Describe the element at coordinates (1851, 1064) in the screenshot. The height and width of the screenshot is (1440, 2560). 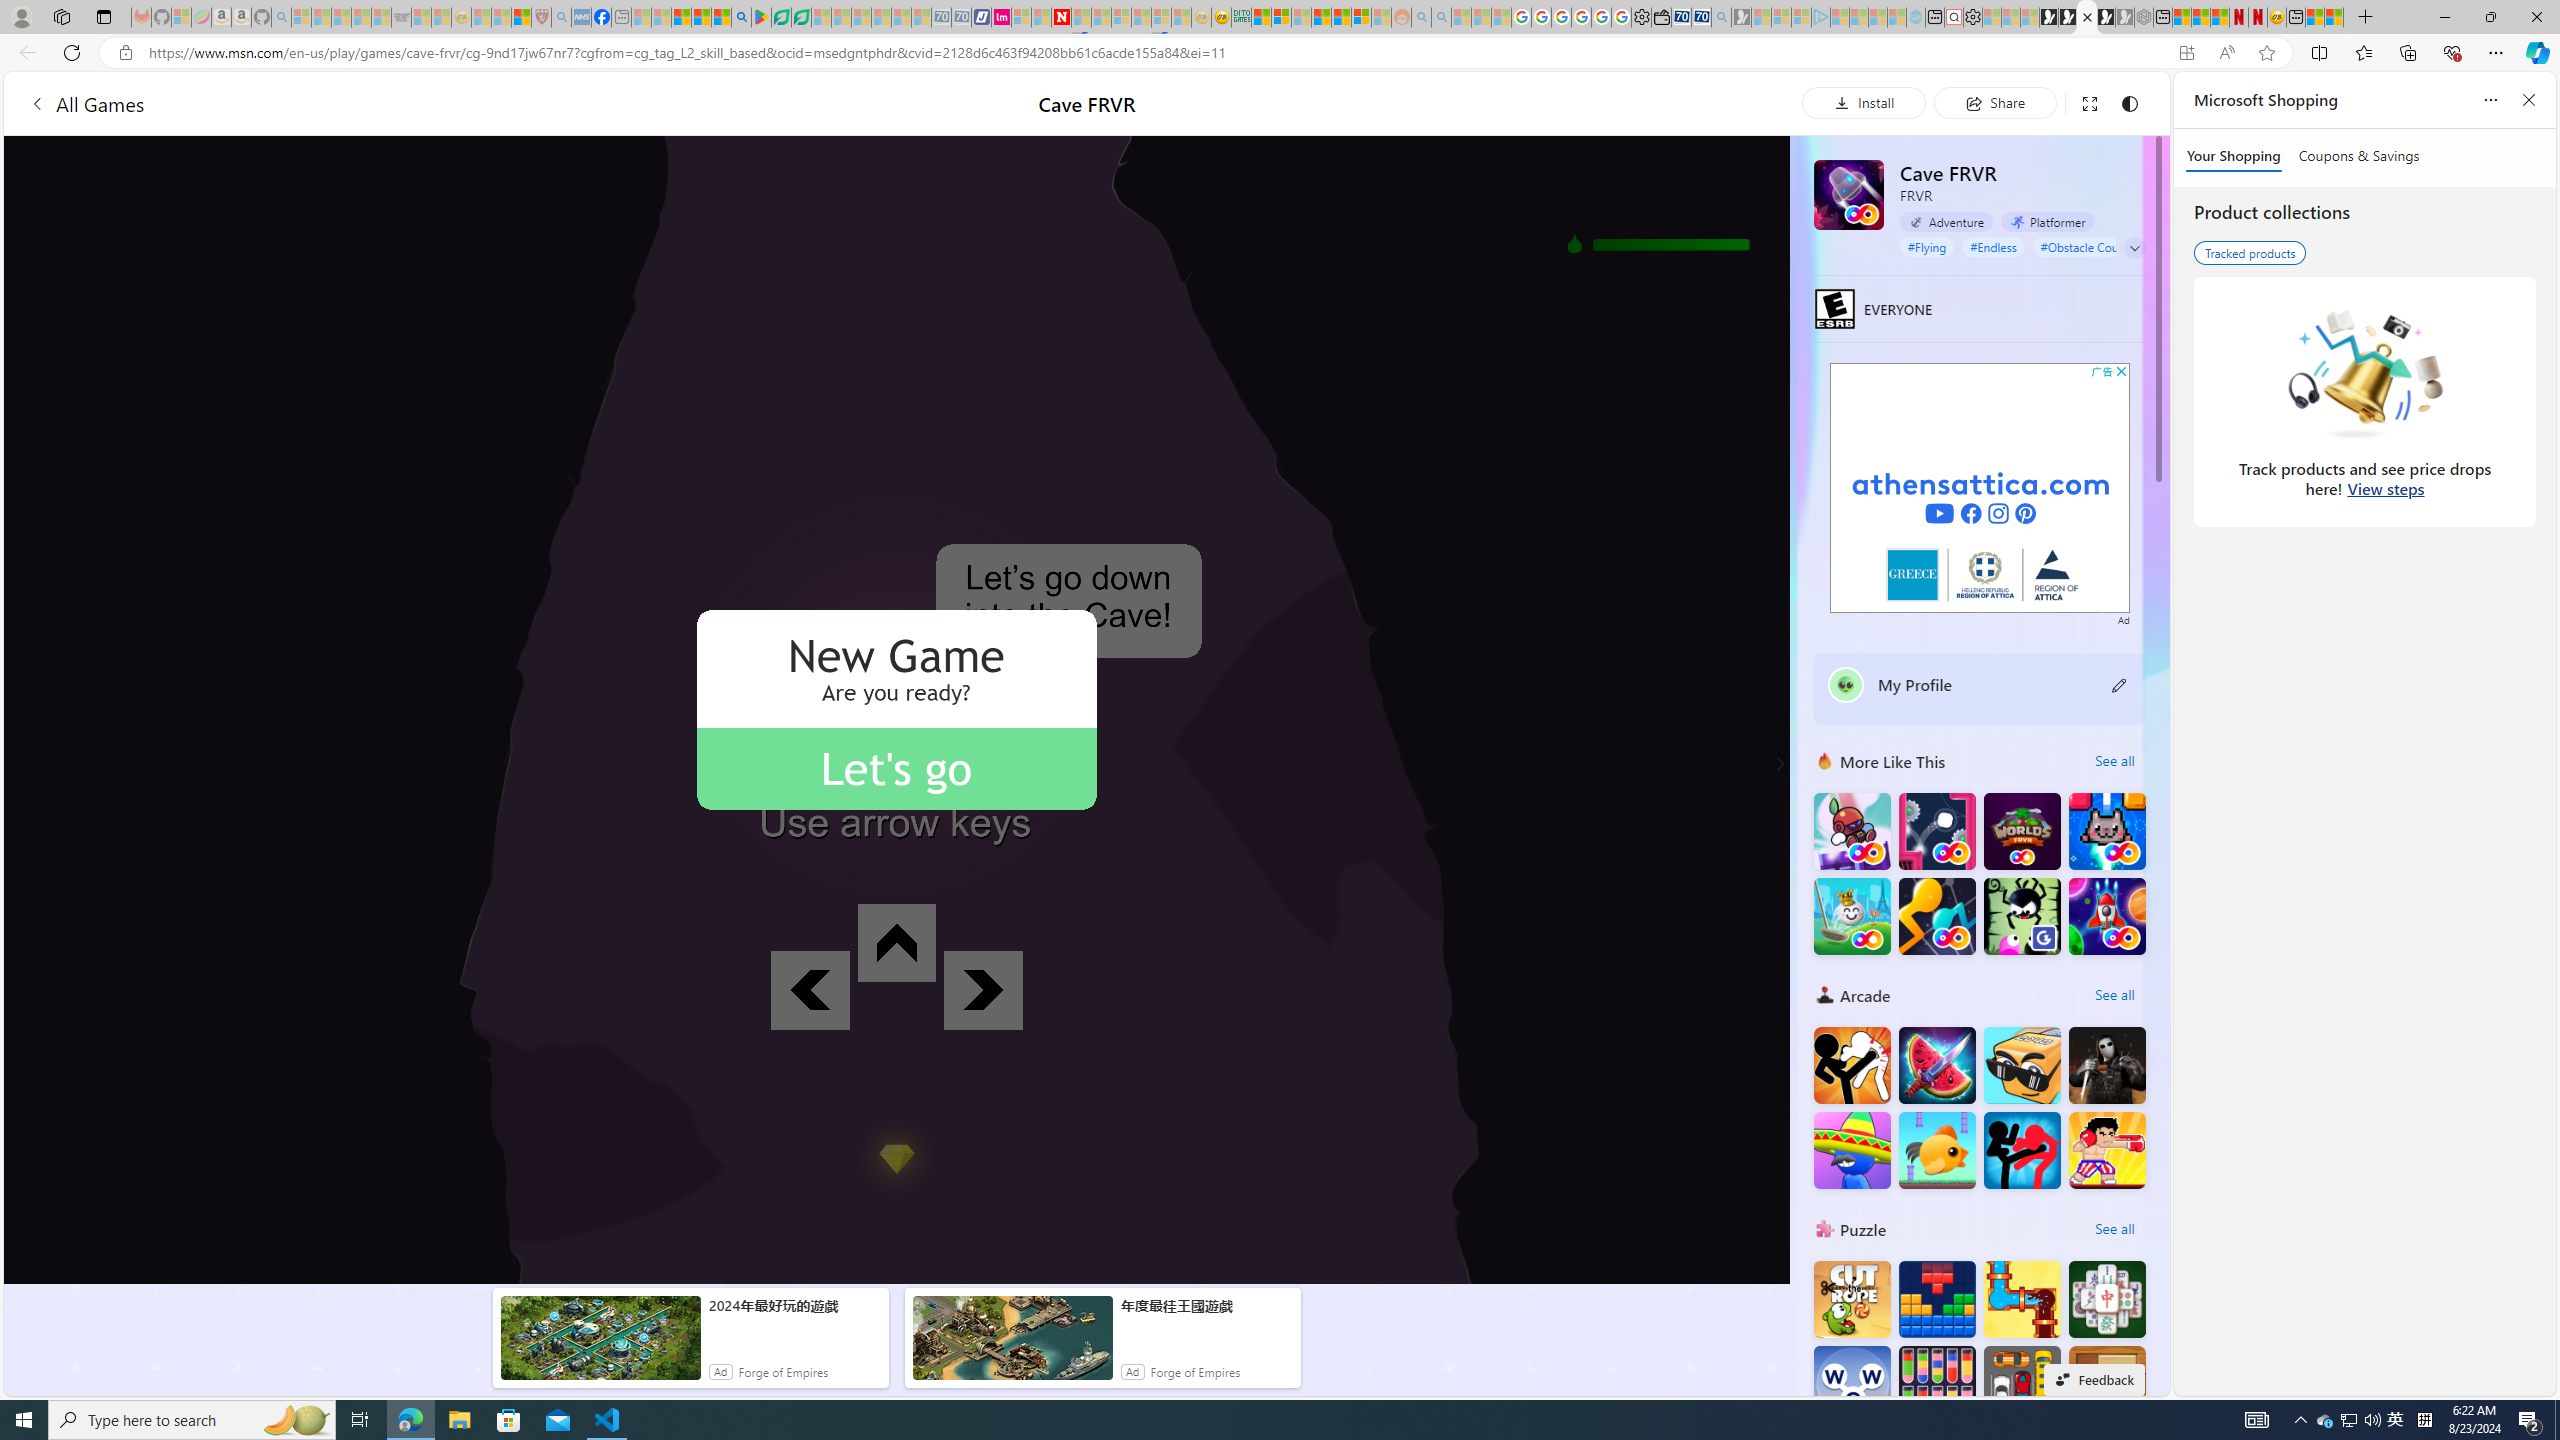
I see `'Stickman Fighter : Mega Brawl'` at that location.